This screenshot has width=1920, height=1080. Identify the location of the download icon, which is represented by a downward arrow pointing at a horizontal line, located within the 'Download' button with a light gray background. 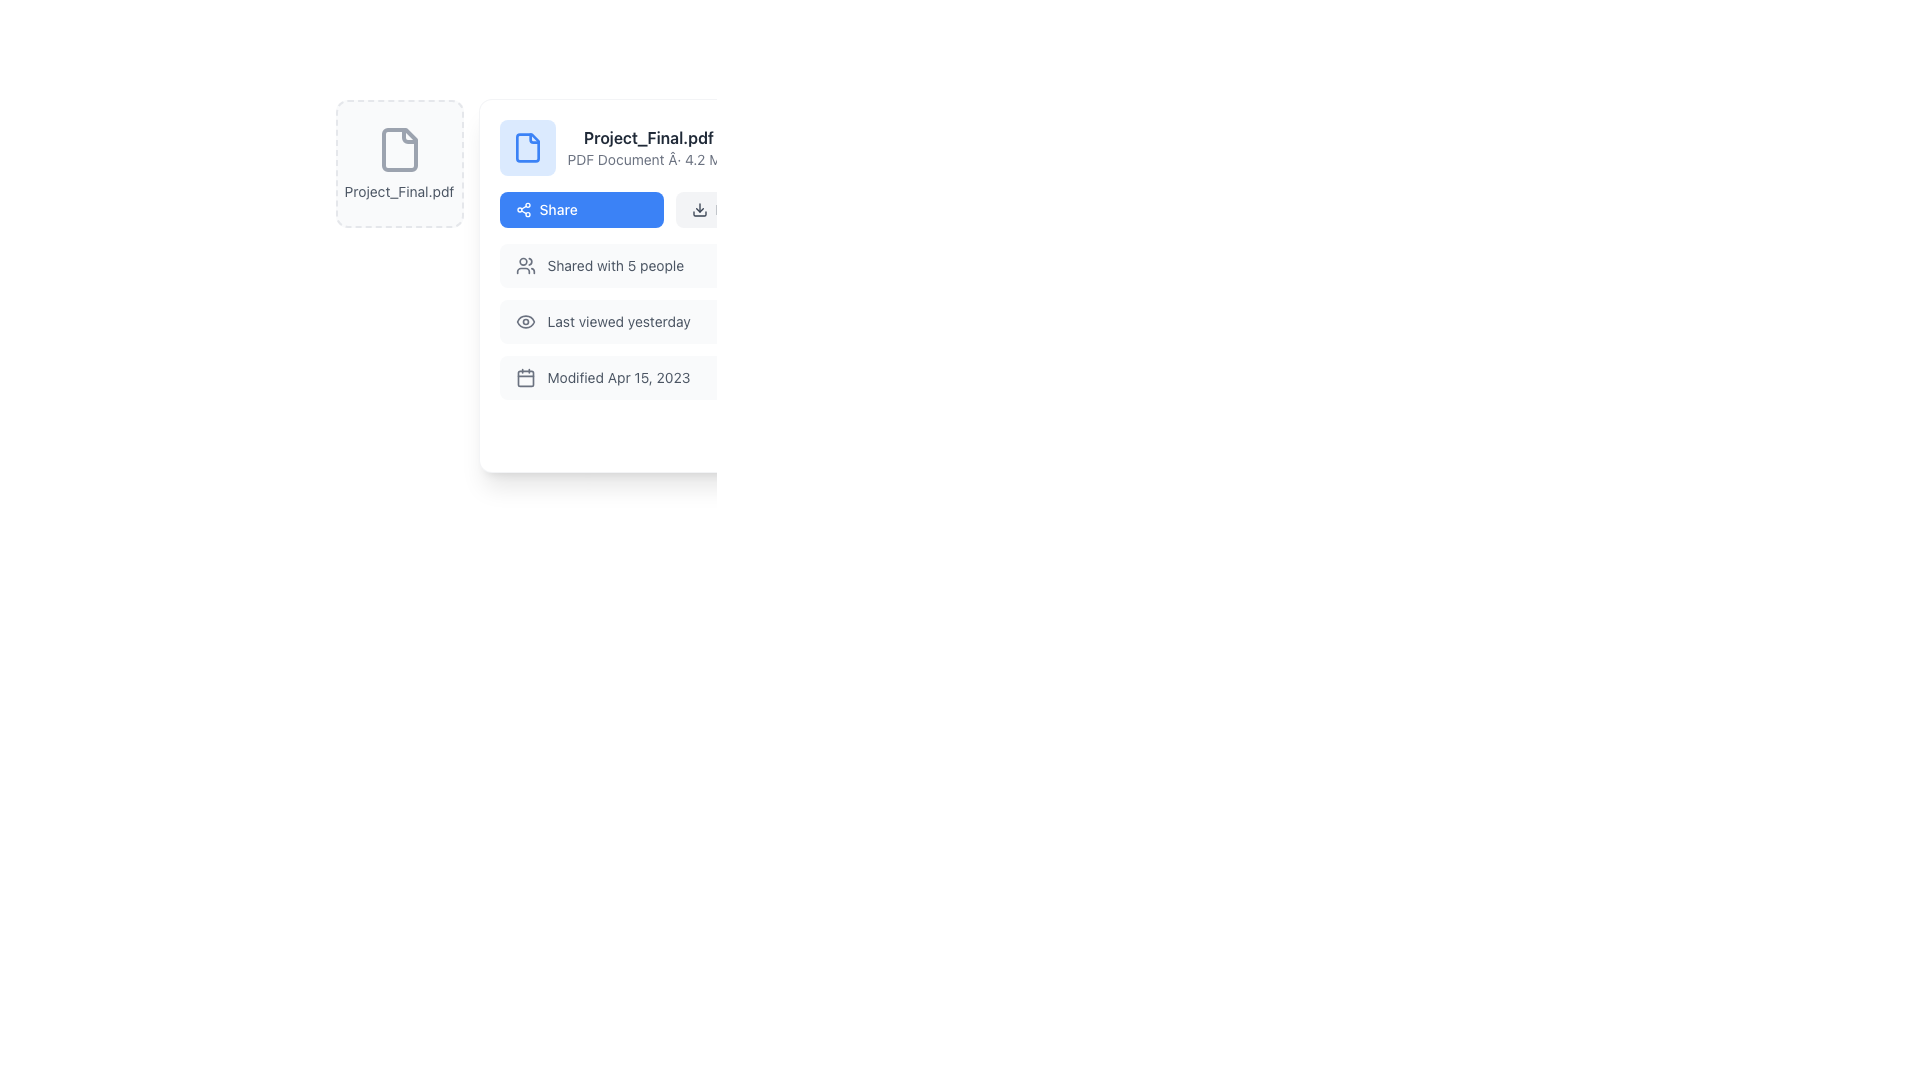
(699, 209).